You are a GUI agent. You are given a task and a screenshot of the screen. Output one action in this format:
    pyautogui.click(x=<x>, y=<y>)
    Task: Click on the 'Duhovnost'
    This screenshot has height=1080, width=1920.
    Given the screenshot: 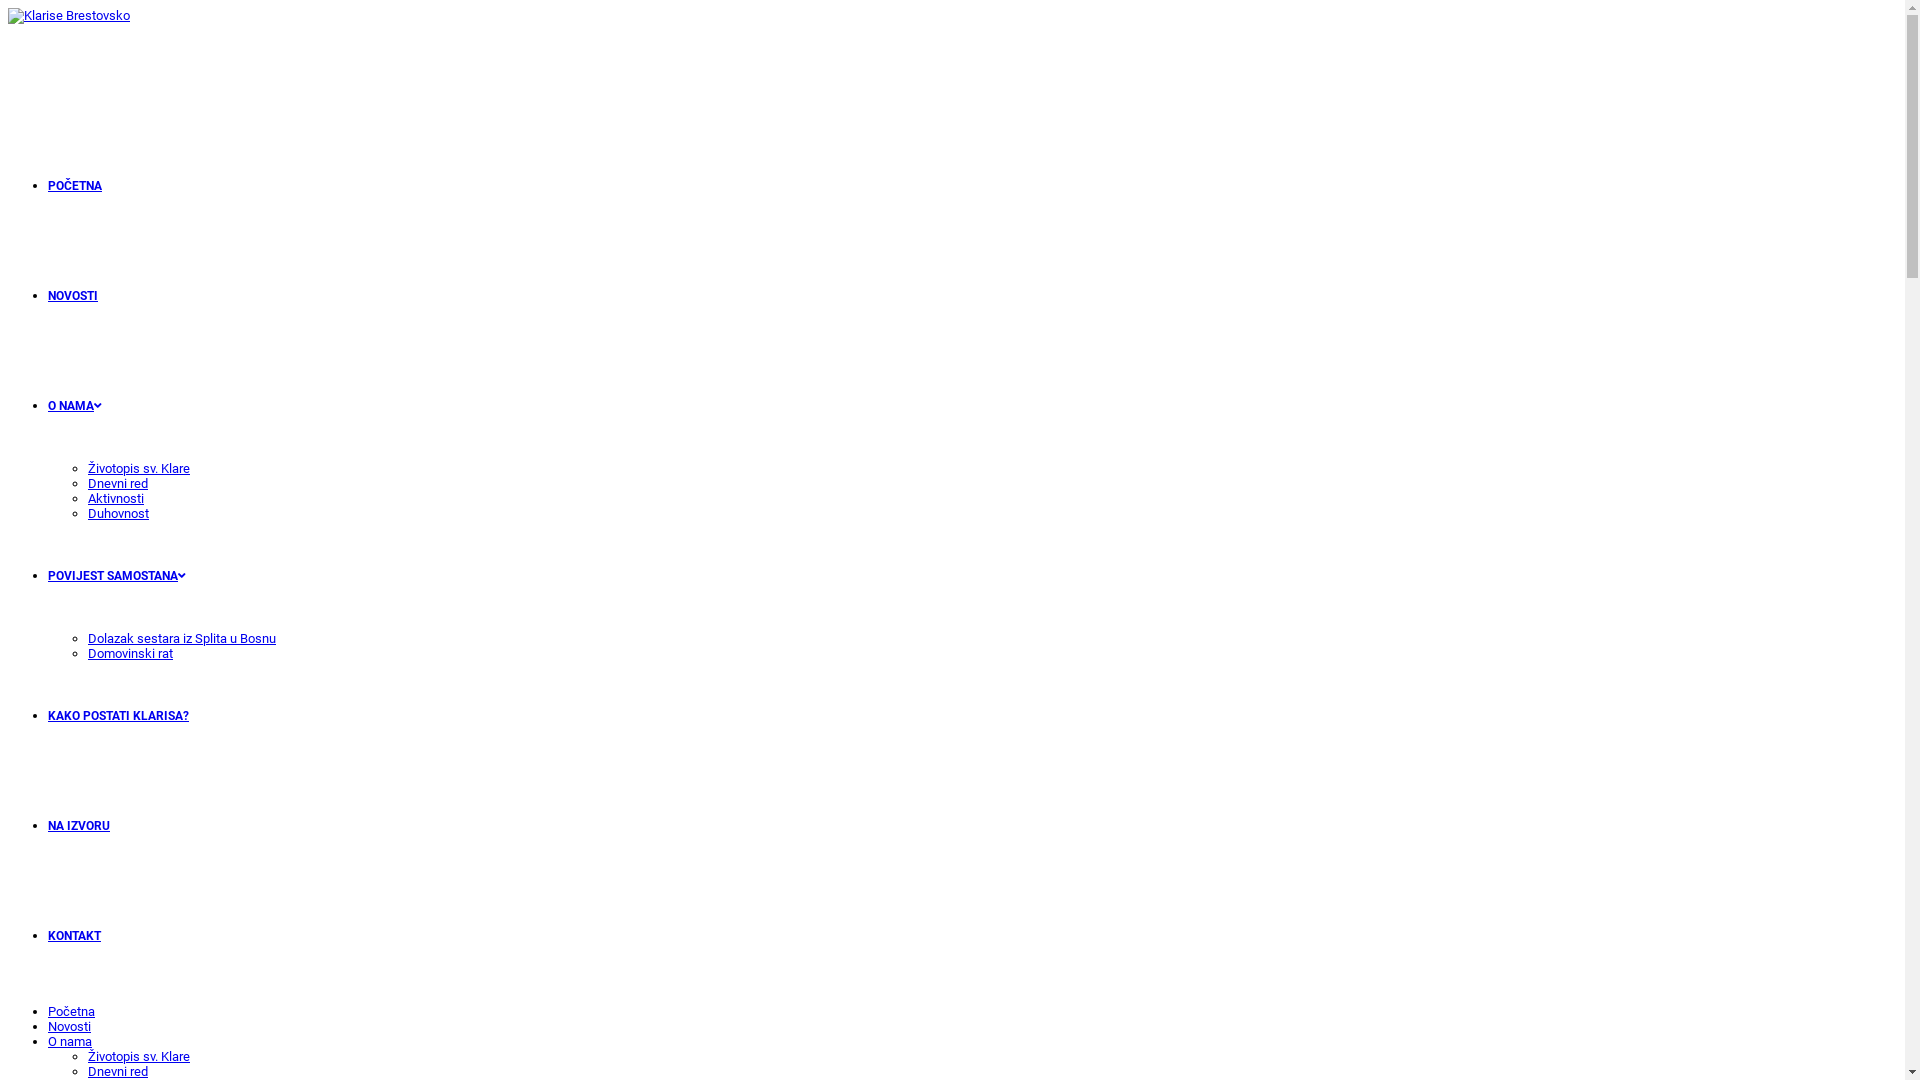 What is the action you would take?
    pyautogui.click(x=117, y=512)
    